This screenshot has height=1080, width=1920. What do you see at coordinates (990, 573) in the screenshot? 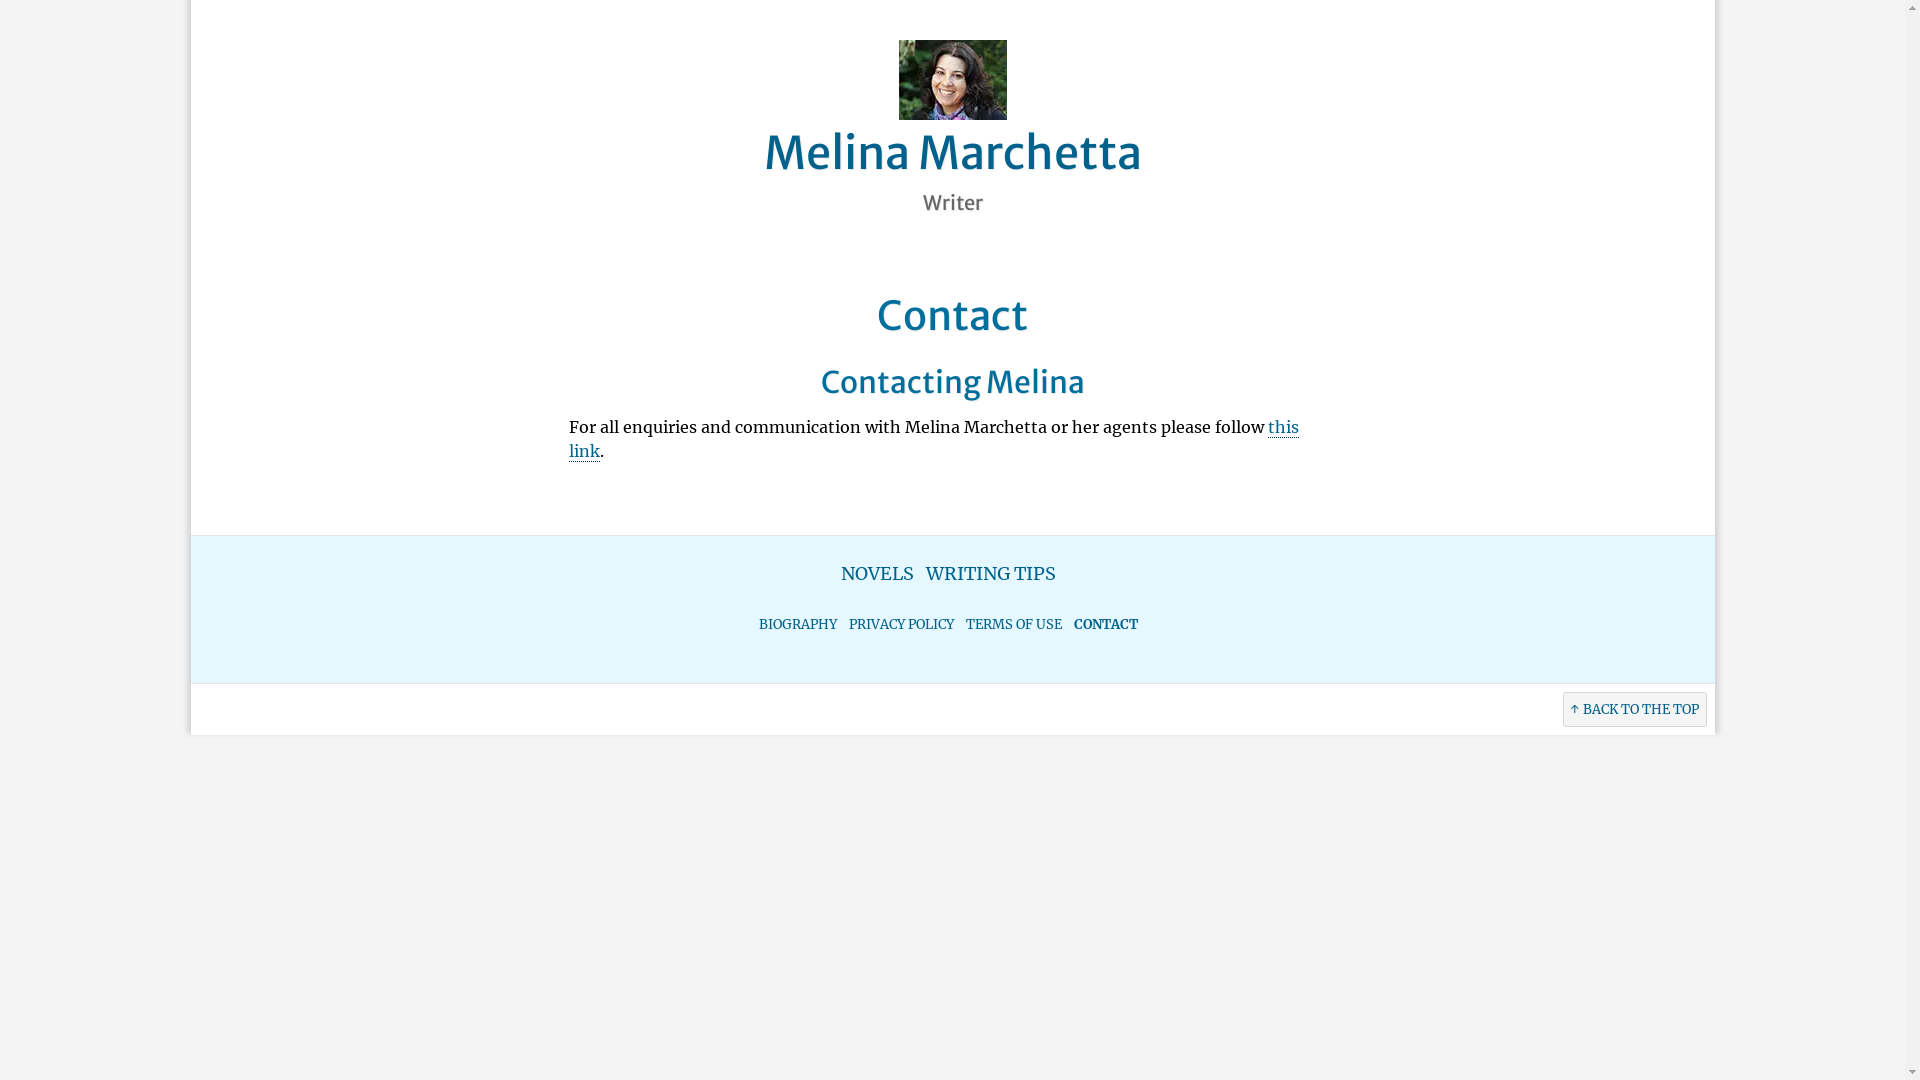
I see `'WRITING TIPS'` at bounding box center [990, 573].